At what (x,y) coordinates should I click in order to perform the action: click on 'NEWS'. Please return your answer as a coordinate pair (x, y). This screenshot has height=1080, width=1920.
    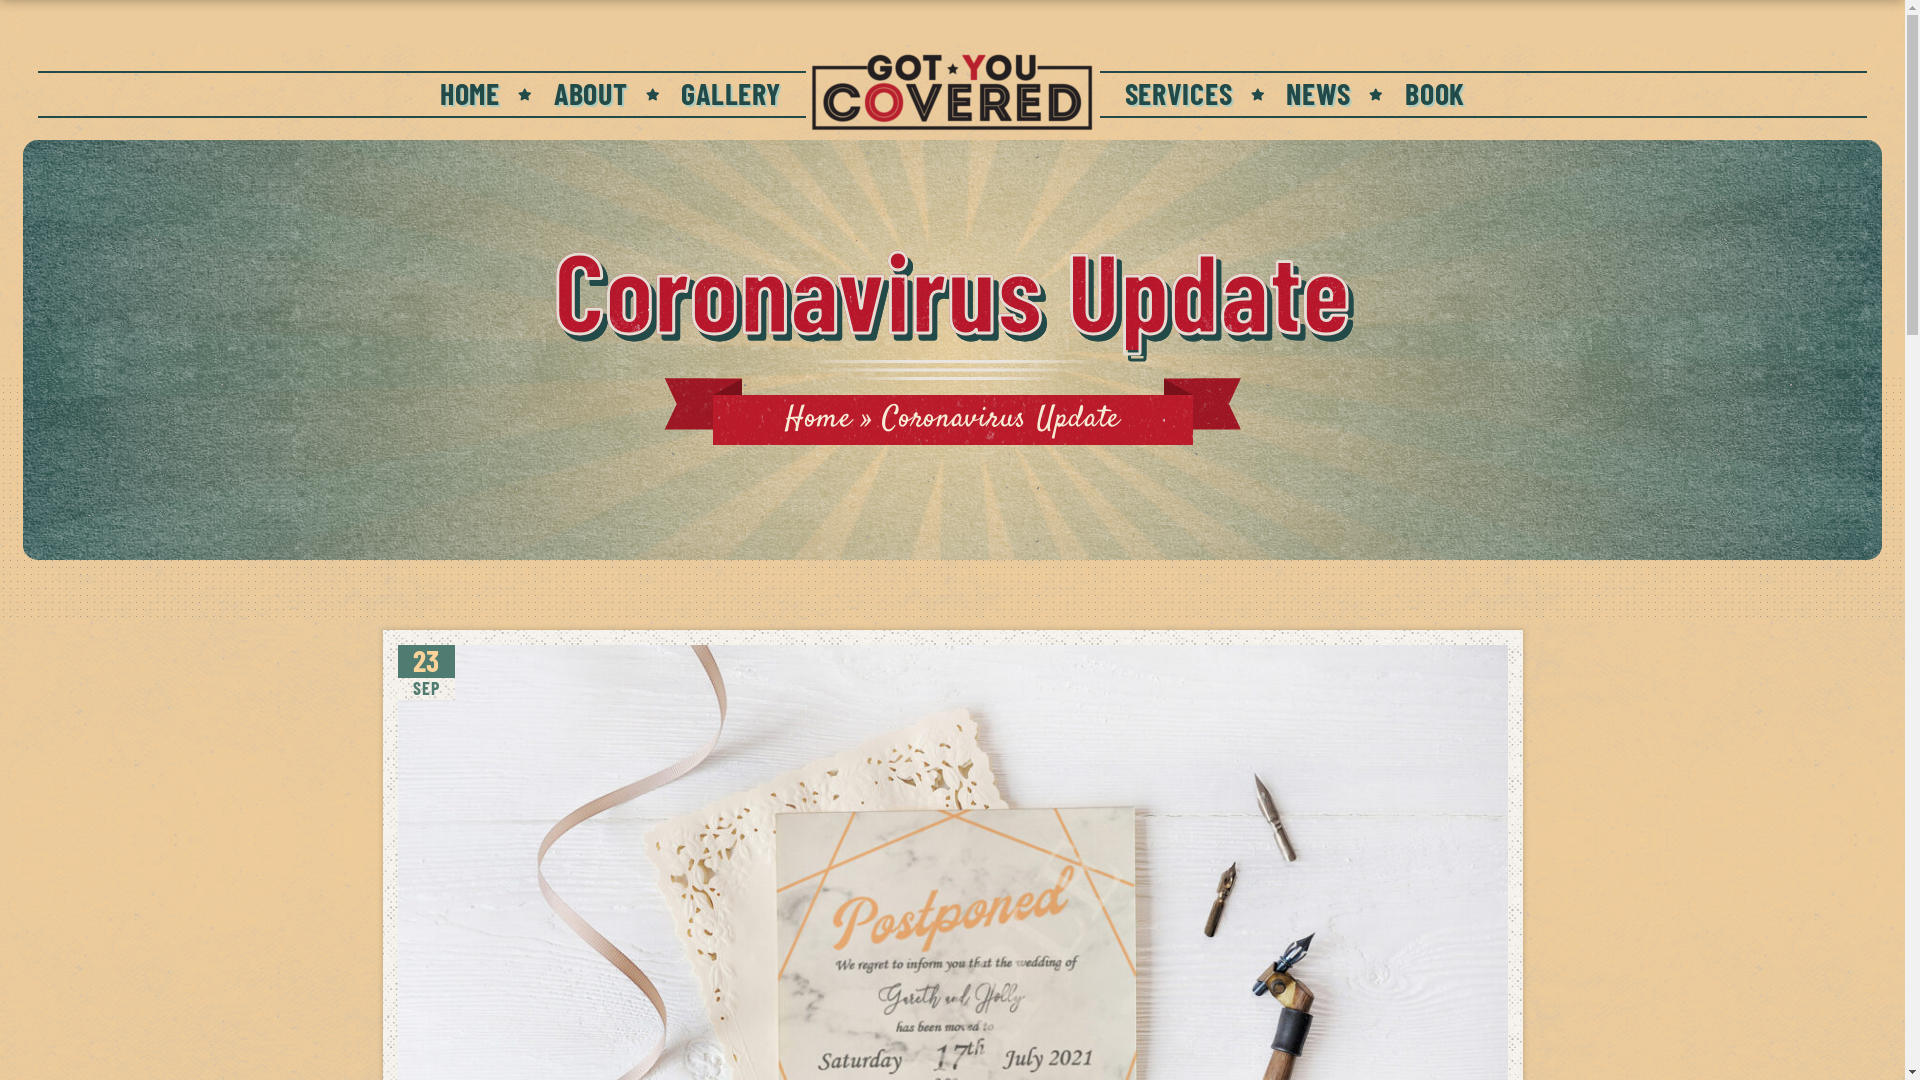
    Looking at the image, I should click on (1318, 92).